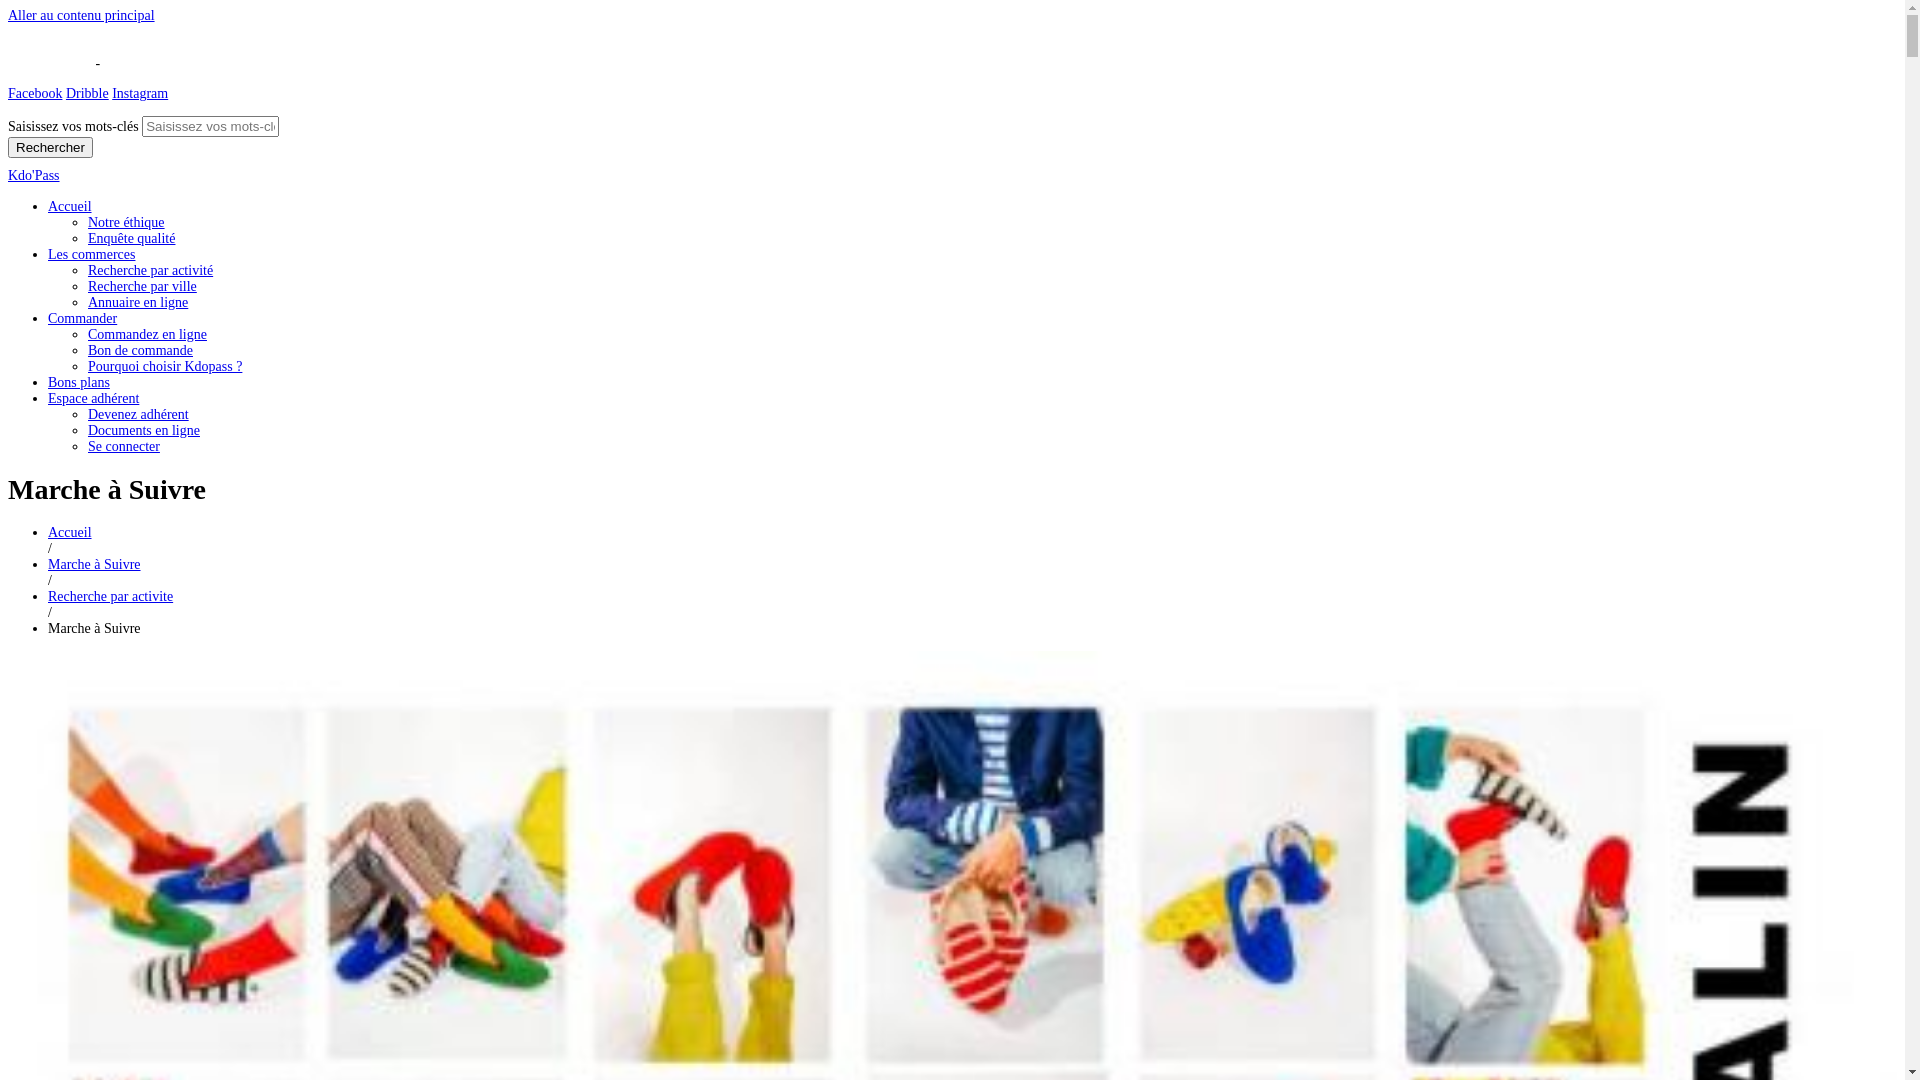 The width and height of the screenshot is (1920, 1080). I want to click on 'Accueil', so click(70, 206).